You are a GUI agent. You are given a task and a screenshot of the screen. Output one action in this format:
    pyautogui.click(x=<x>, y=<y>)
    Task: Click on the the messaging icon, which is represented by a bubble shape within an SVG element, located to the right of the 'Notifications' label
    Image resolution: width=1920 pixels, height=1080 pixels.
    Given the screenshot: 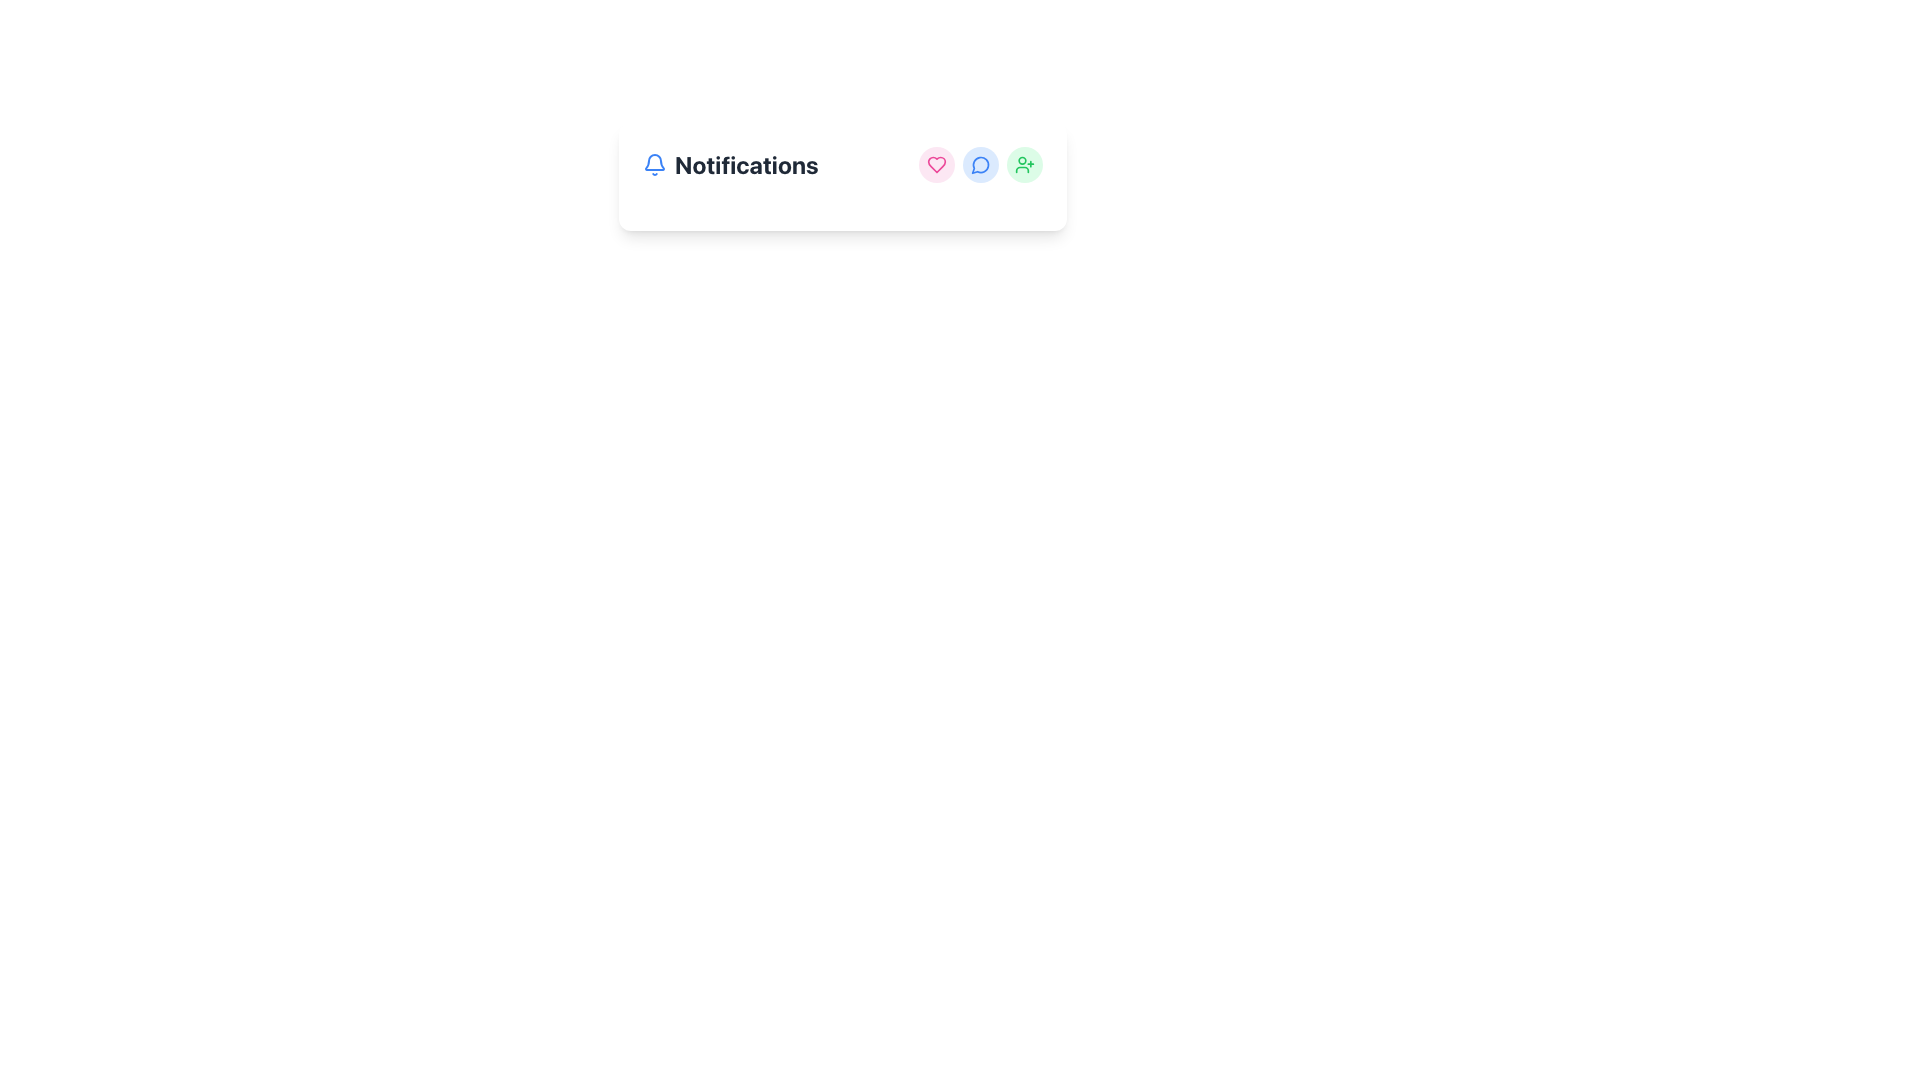 What is the action you would take?
    pyautogui.click(x=980, y=164)
    